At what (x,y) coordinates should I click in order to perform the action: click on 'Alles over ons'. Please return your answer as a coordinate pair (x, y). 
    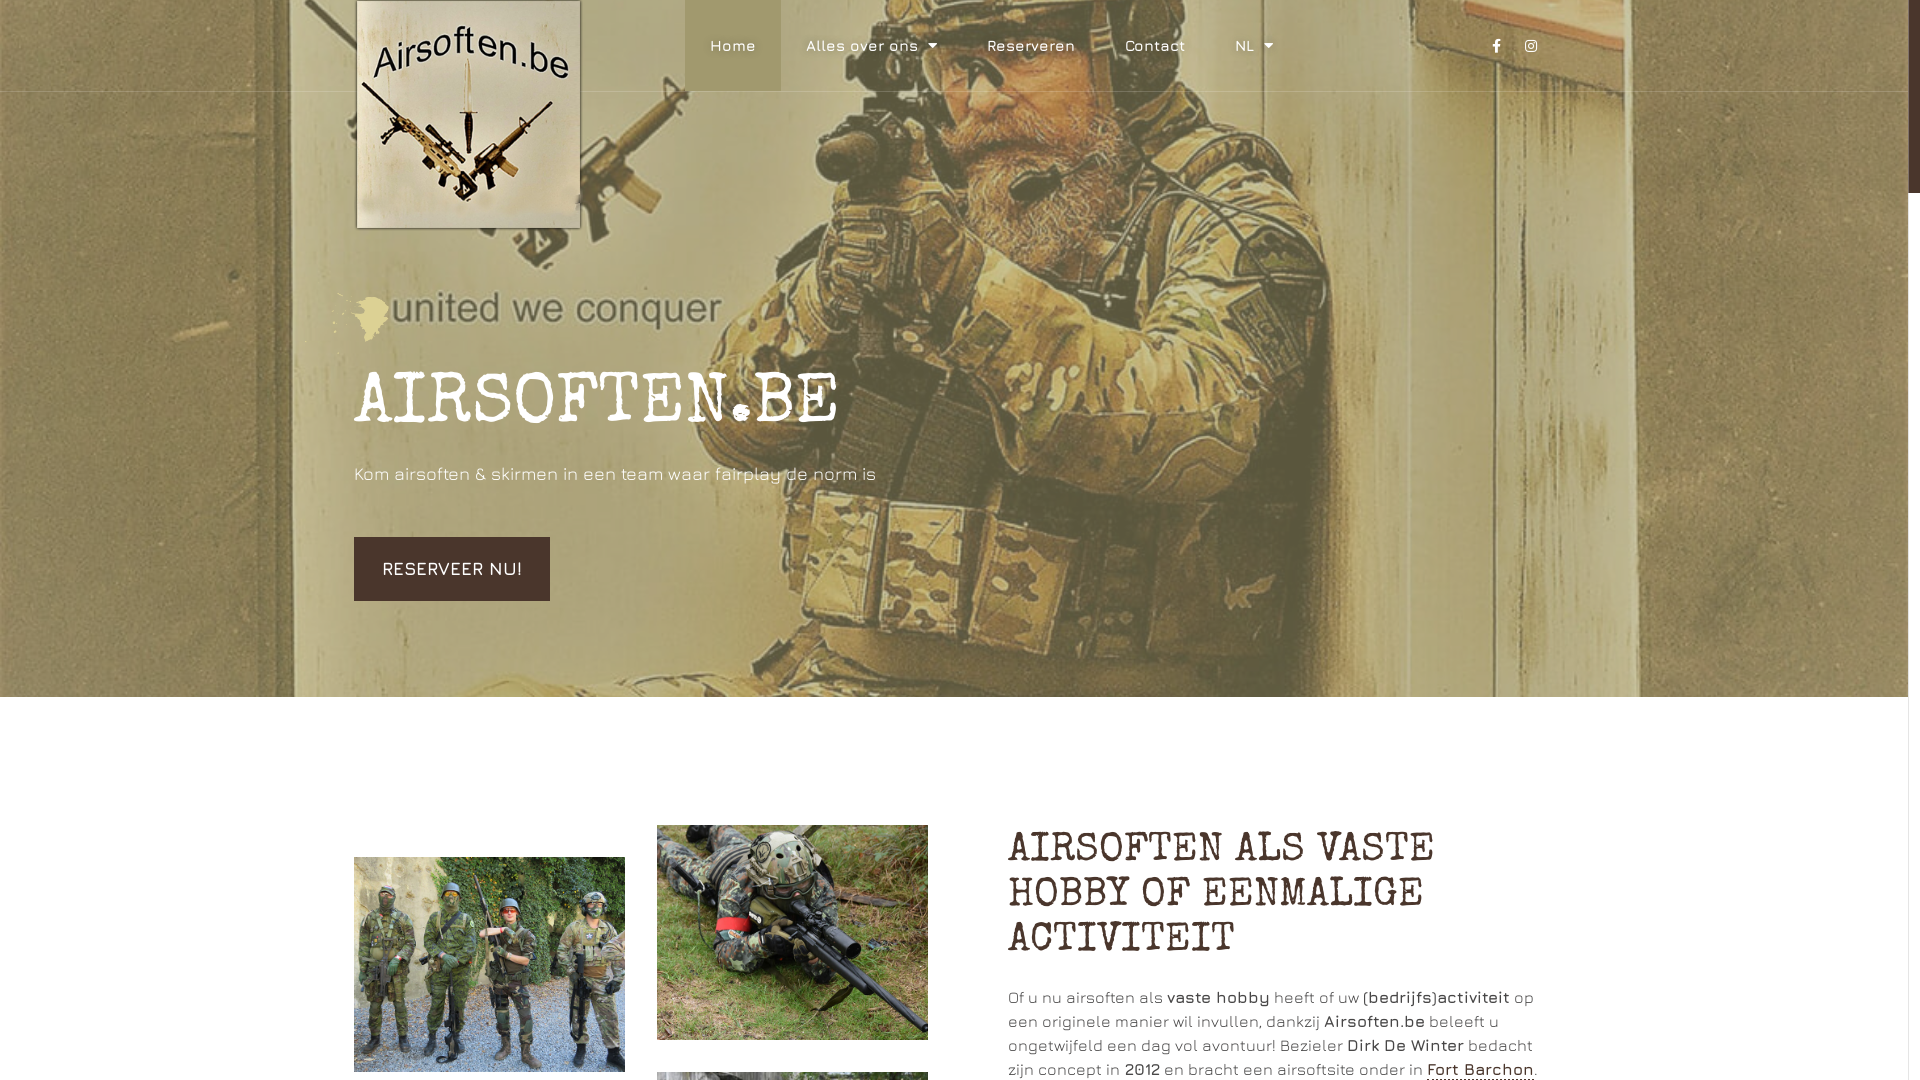
    Looking at the image, I should click on (871, 45).